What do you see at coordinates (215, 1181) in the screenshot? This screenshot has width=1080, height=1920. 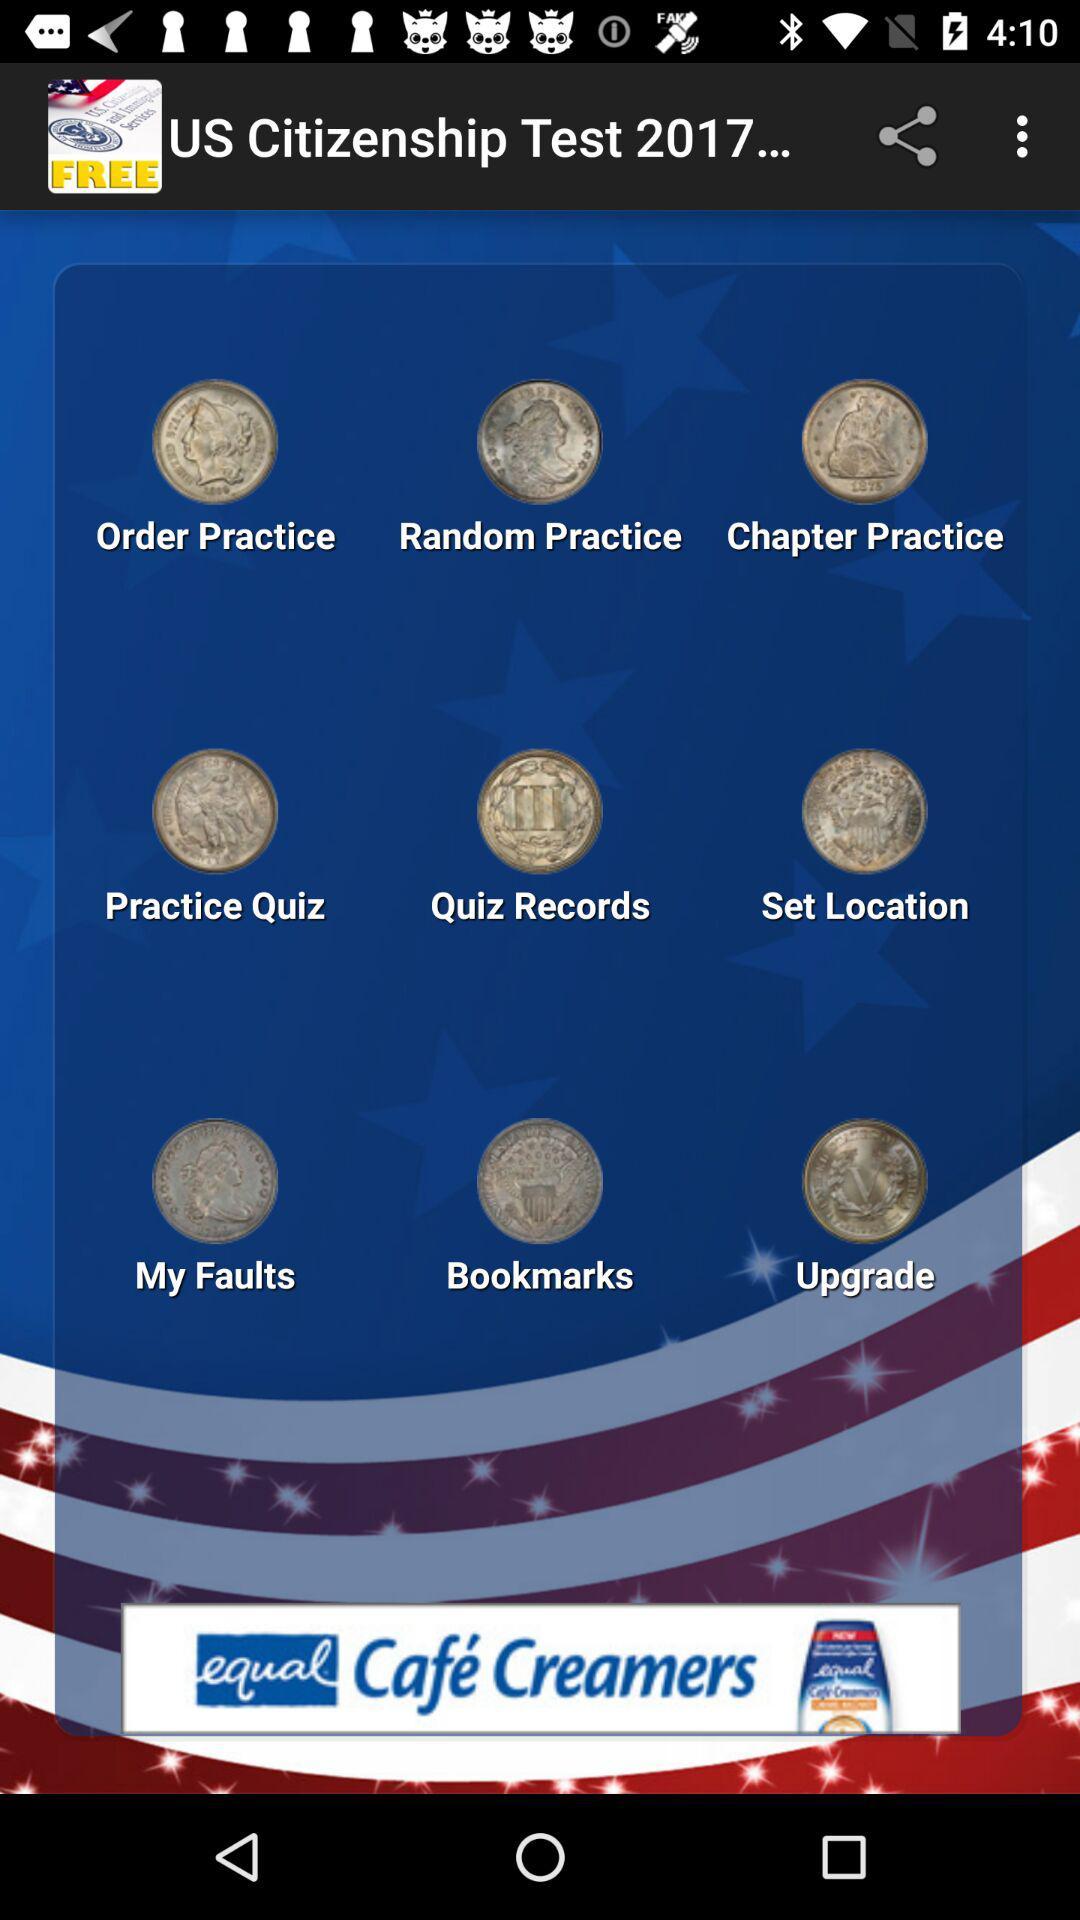 I see `open my faults list` at bounding box center [215, 1181].